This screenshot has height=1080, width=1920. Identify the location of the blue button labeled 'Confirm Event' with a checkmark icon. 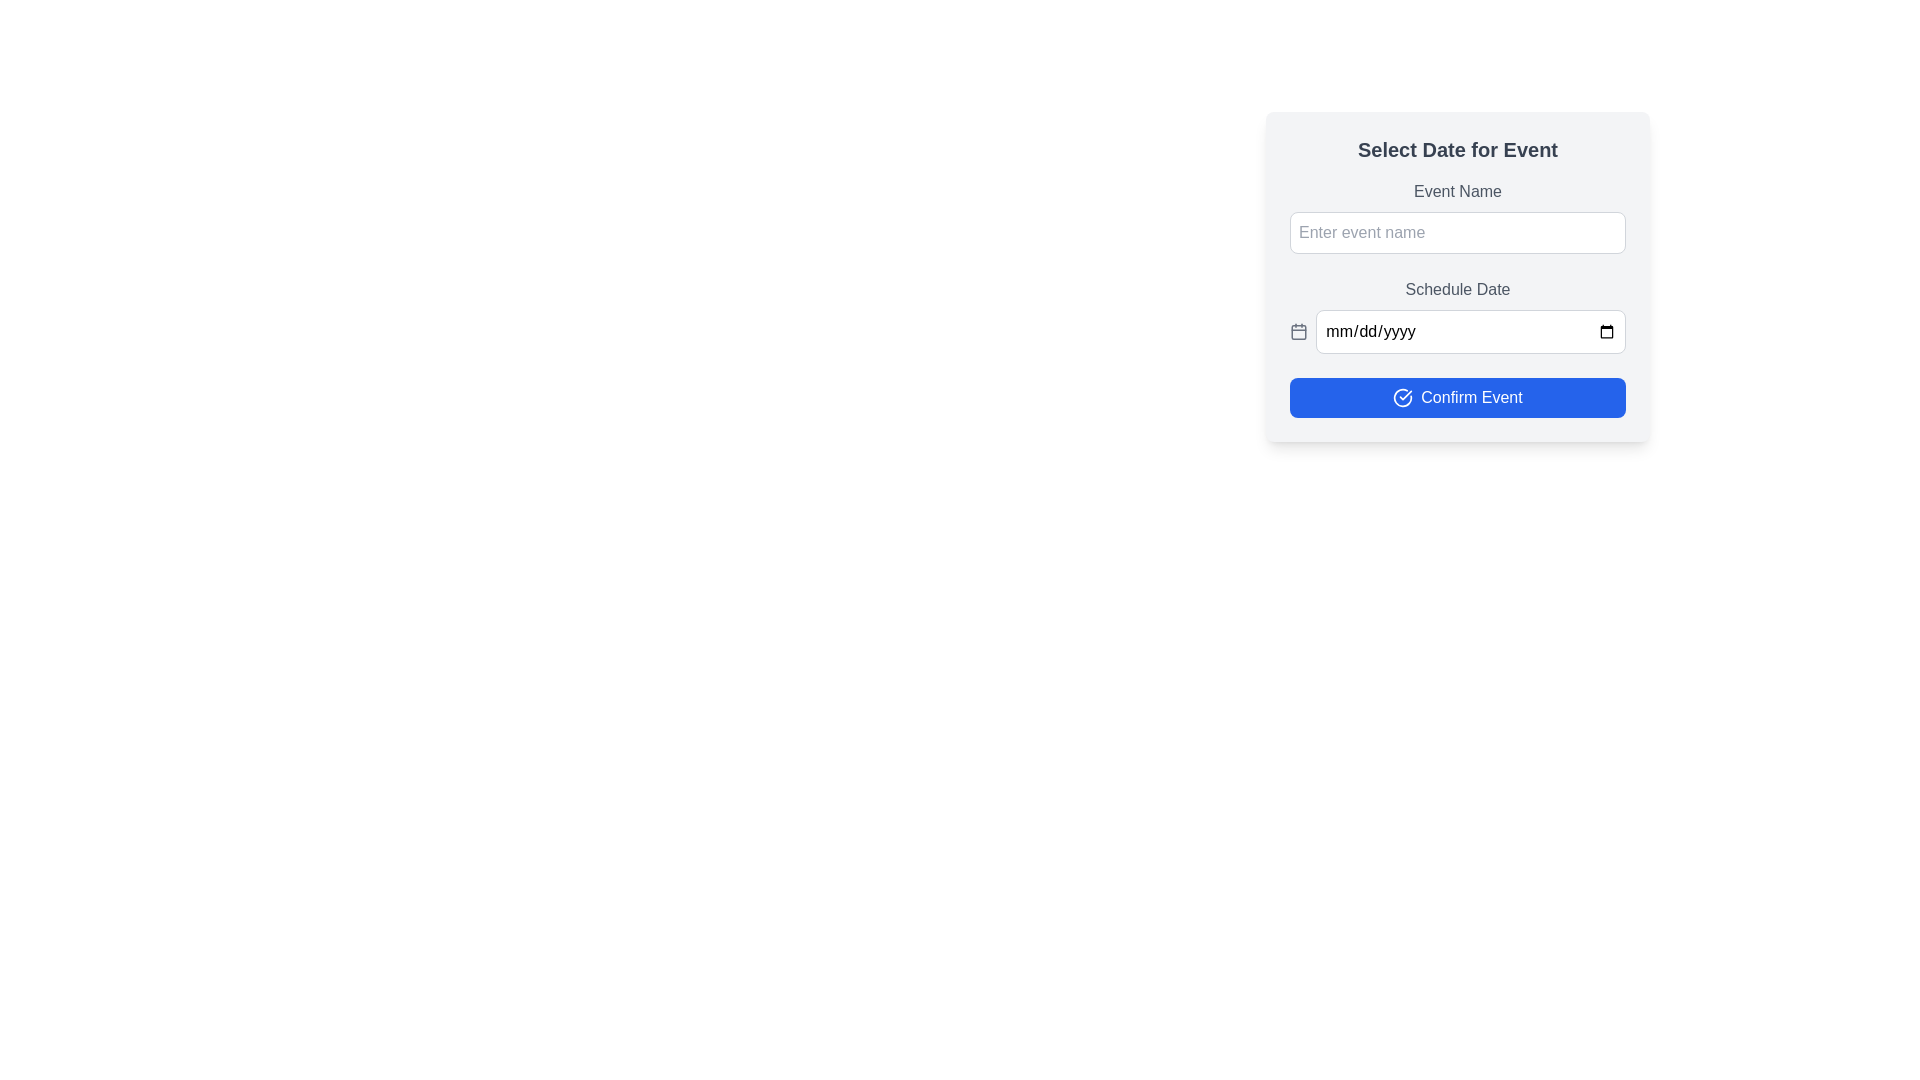
(1458, 397).